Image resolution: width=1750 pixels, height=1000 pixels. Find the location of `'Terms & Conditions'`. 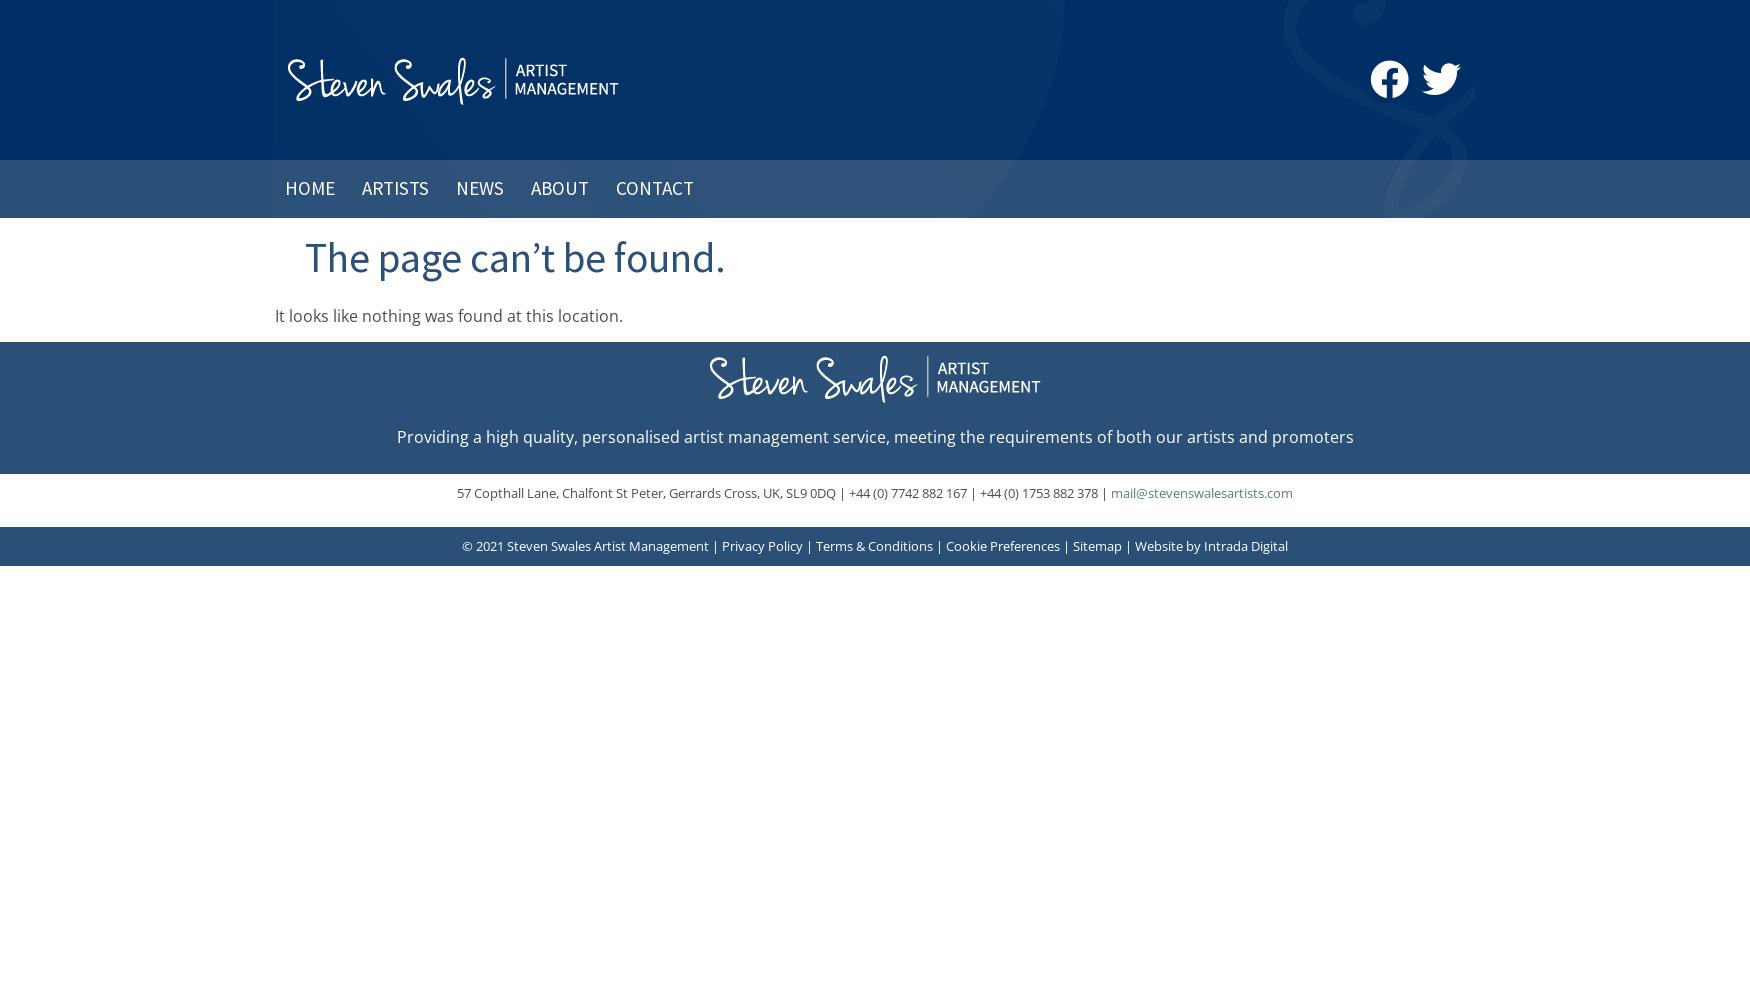

'Terms & Conditions' is located at coordinates (874, 546).